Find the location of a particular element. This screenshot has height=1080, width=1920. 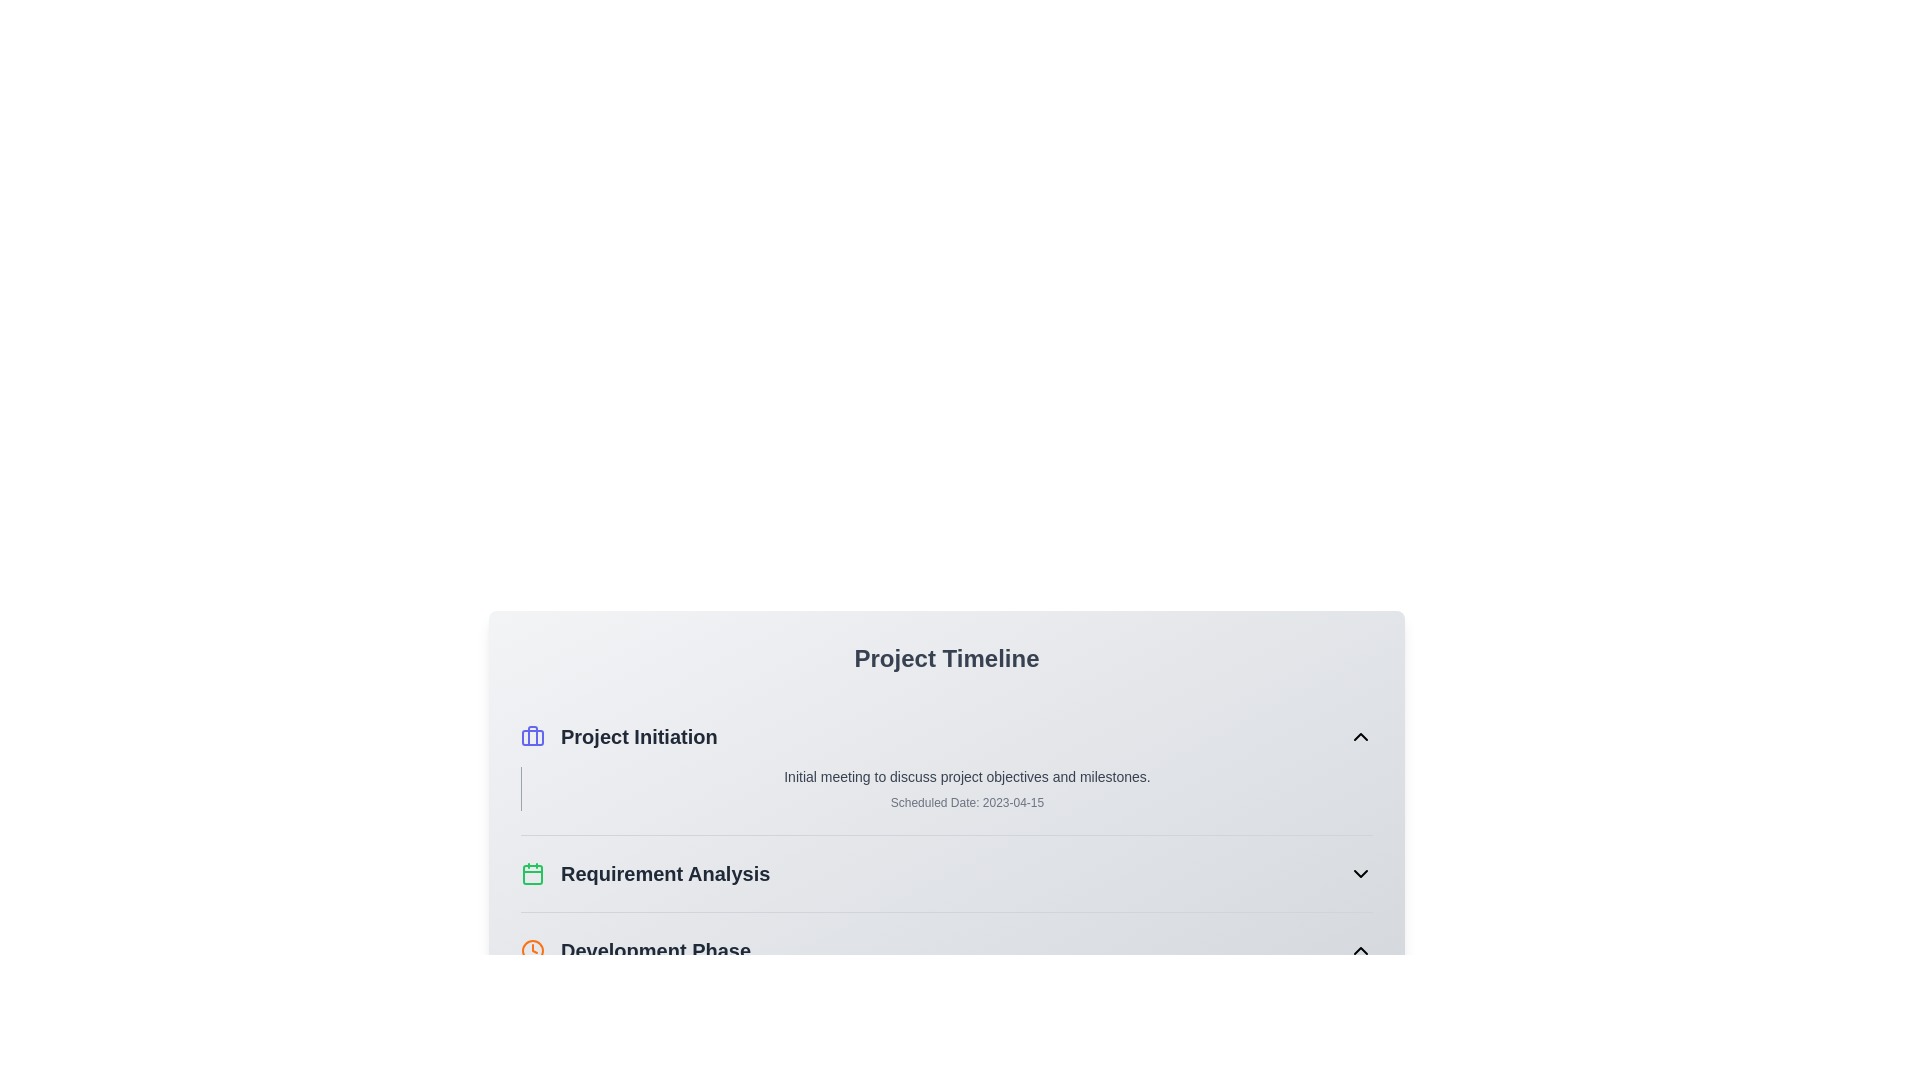

the downward-pointing chevron arrow icon is located at coordinates (1360, 873).